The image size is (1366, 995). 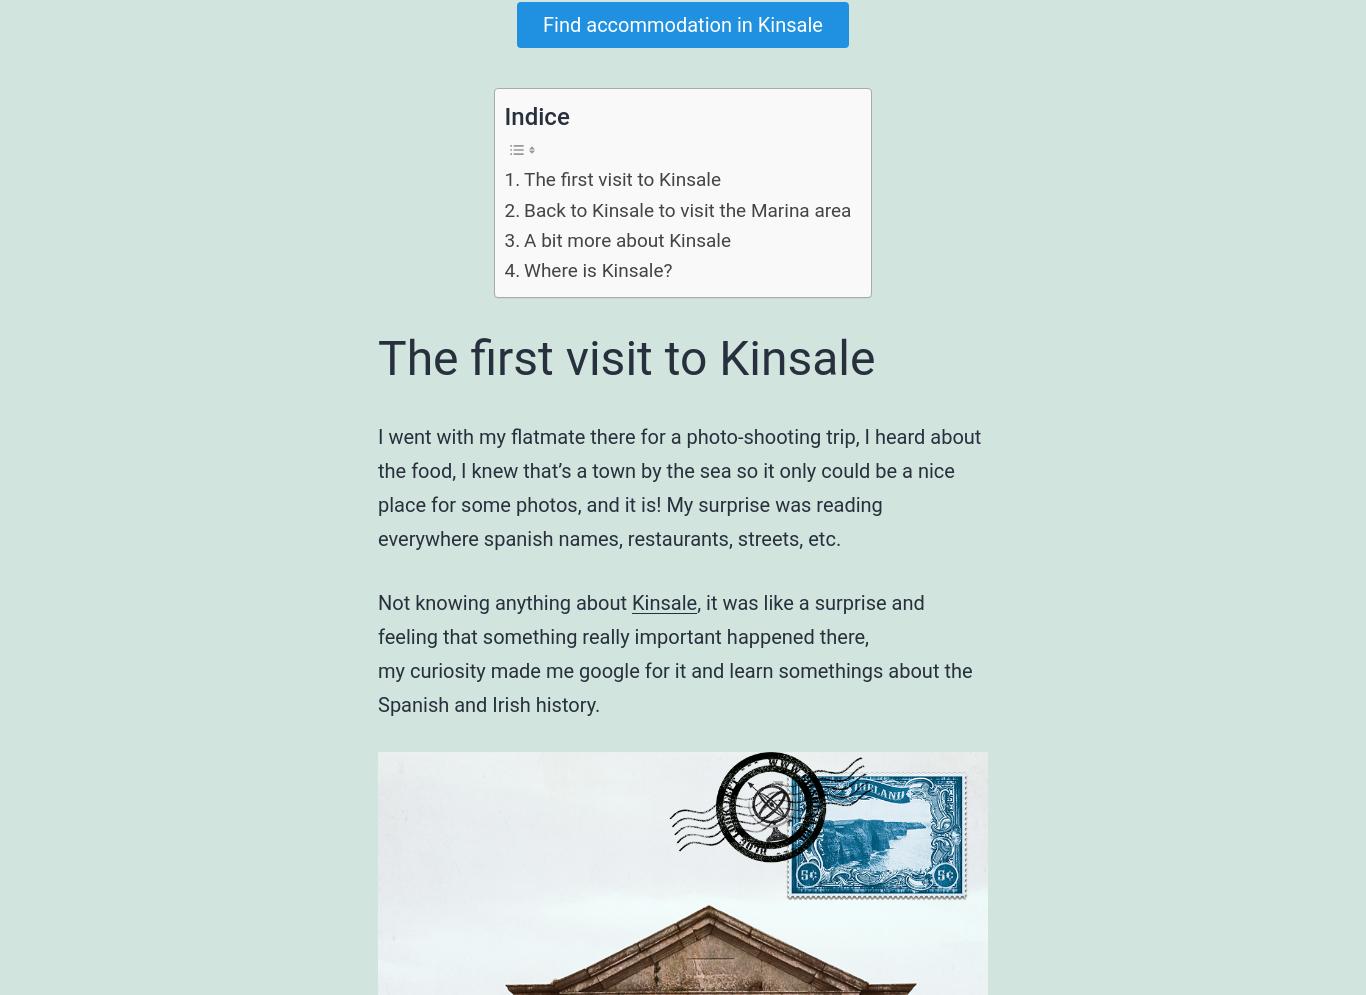 I want to click on 'A bit more about Kinsale', so click(x=626, y=239).